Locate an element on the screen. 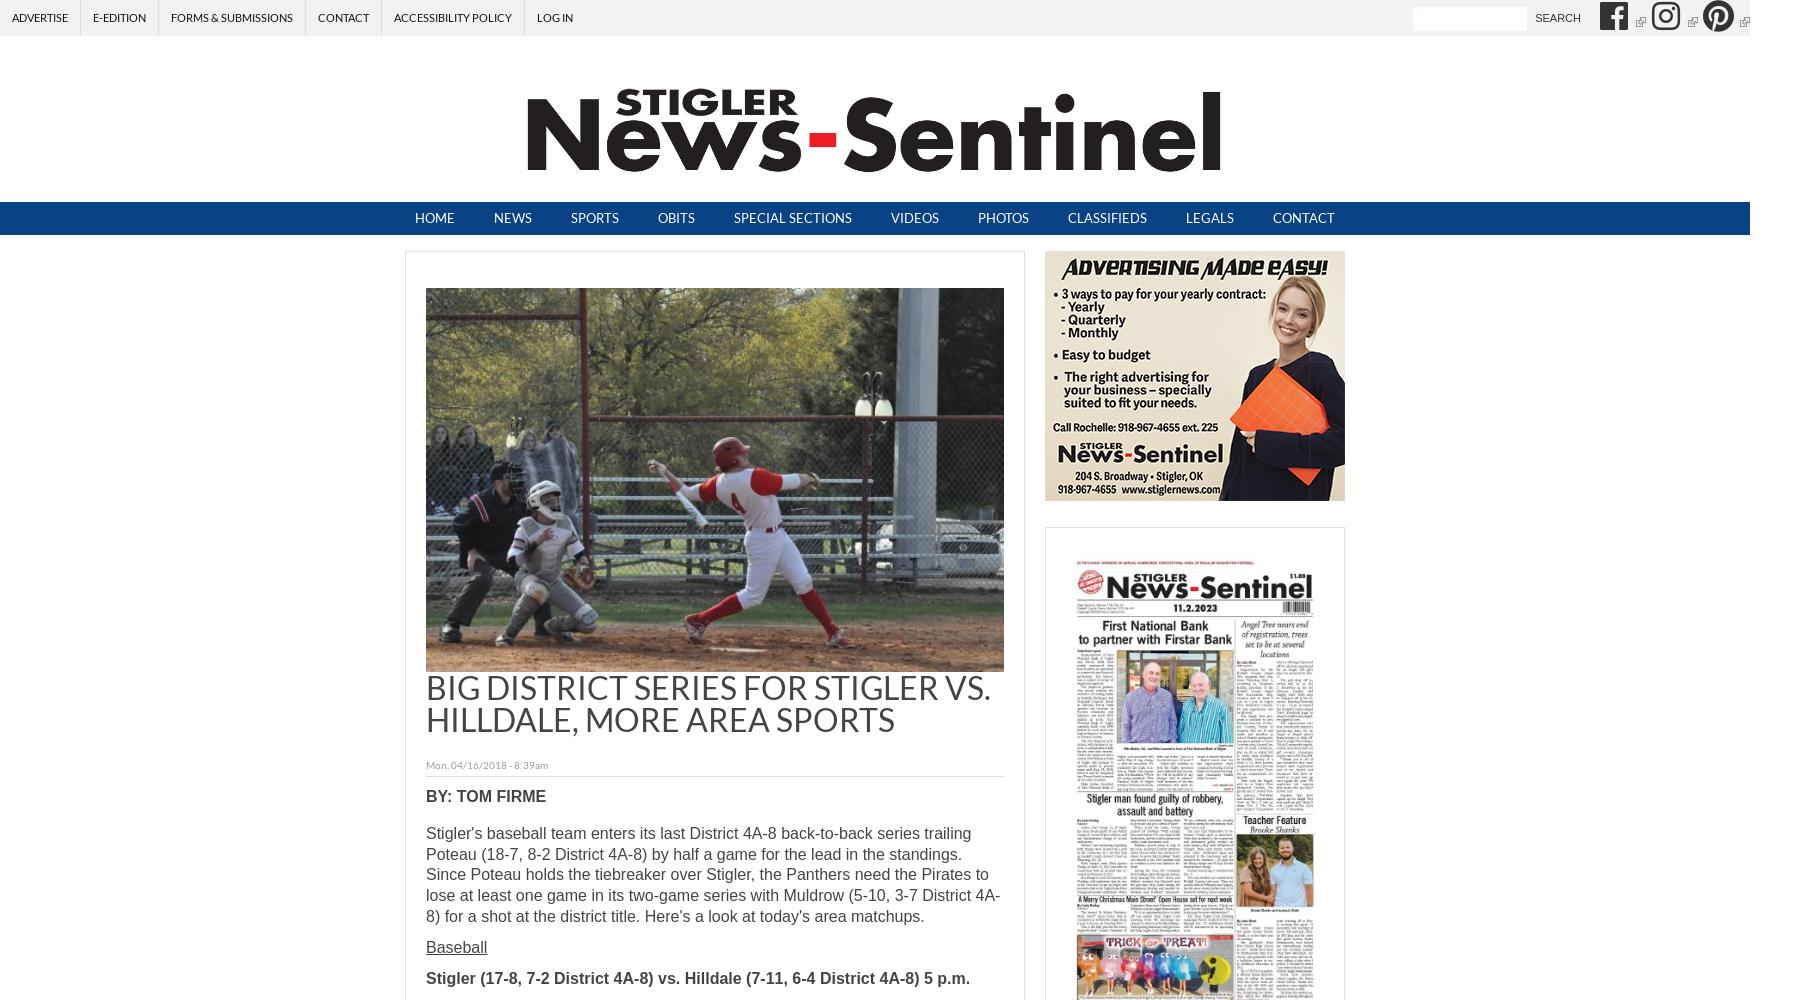 This screenshot has height=1000, width=1800. 'Videos' is located at coordinates (891, 217).